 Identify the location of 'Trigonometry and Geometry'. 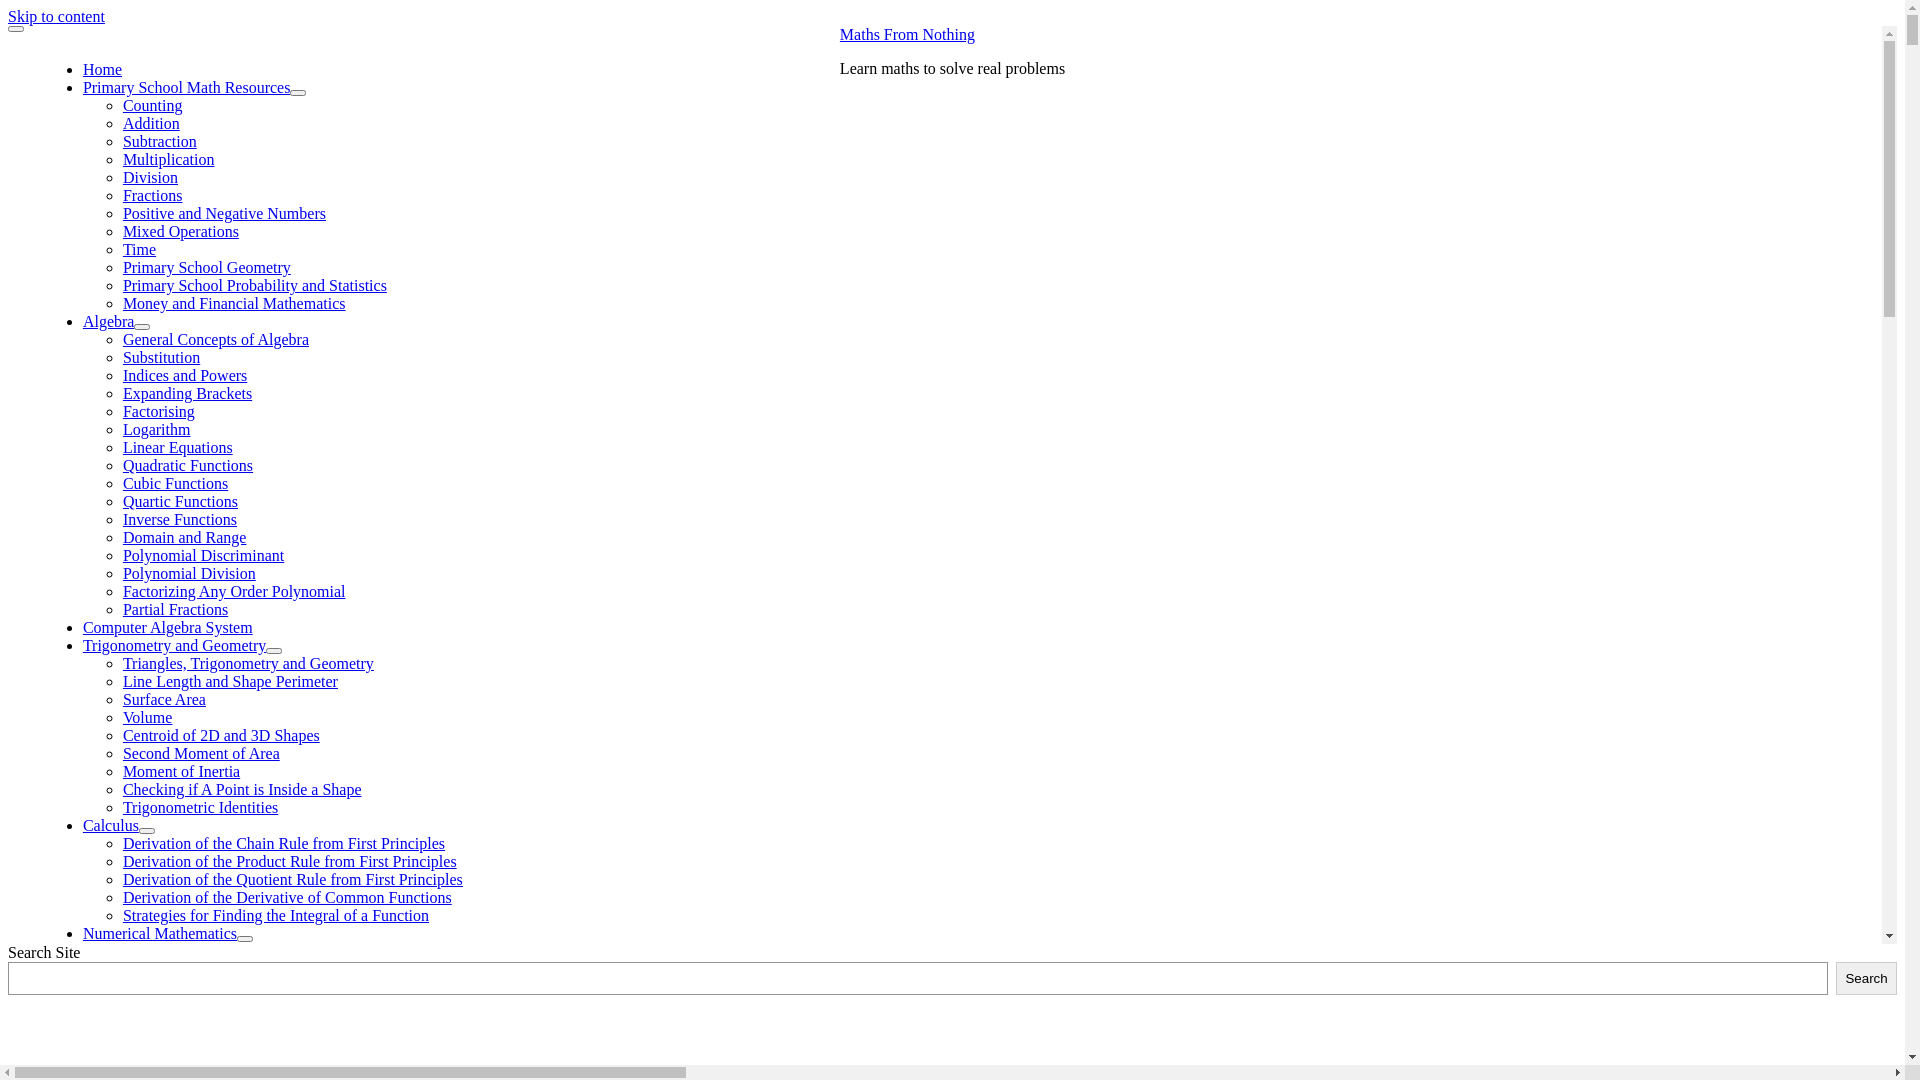
(174, 645).